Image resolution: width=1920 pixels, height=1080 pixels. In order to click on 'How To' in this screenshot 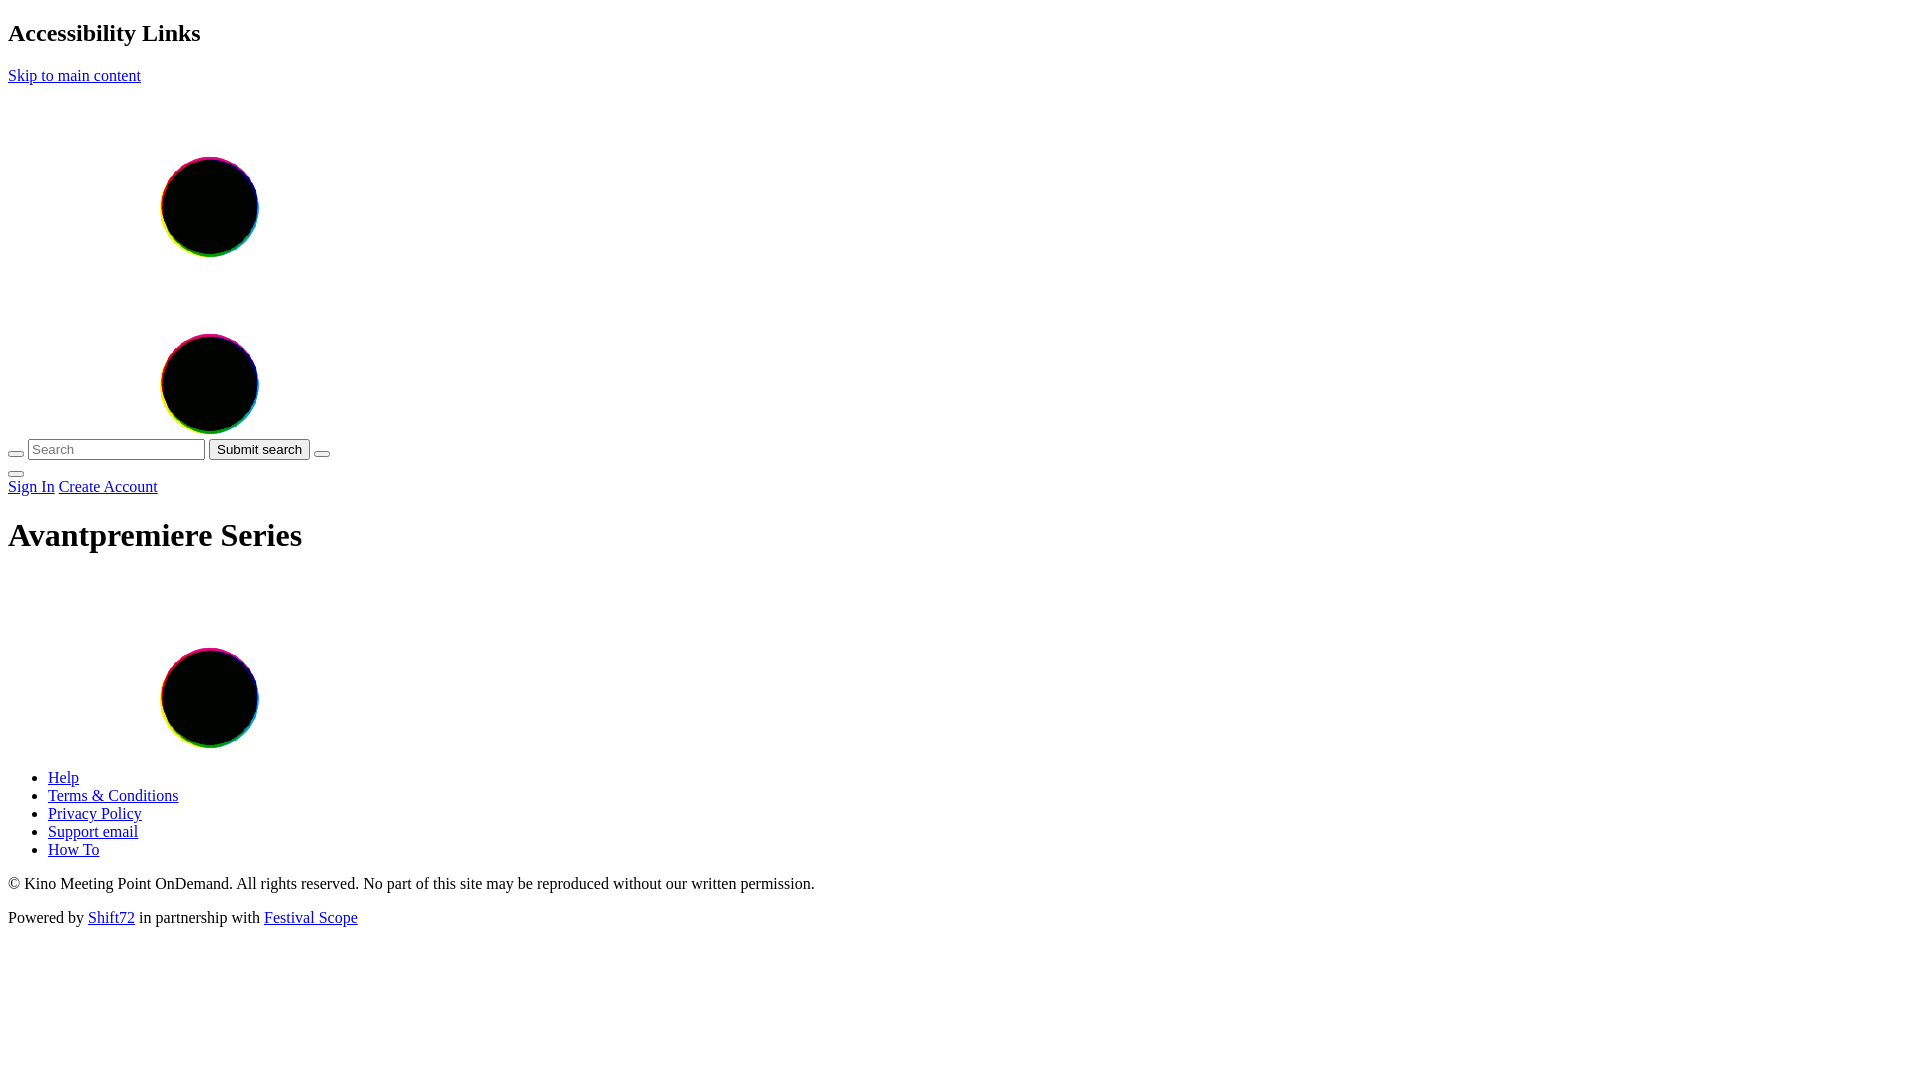, I will do `click(73, 849)`.